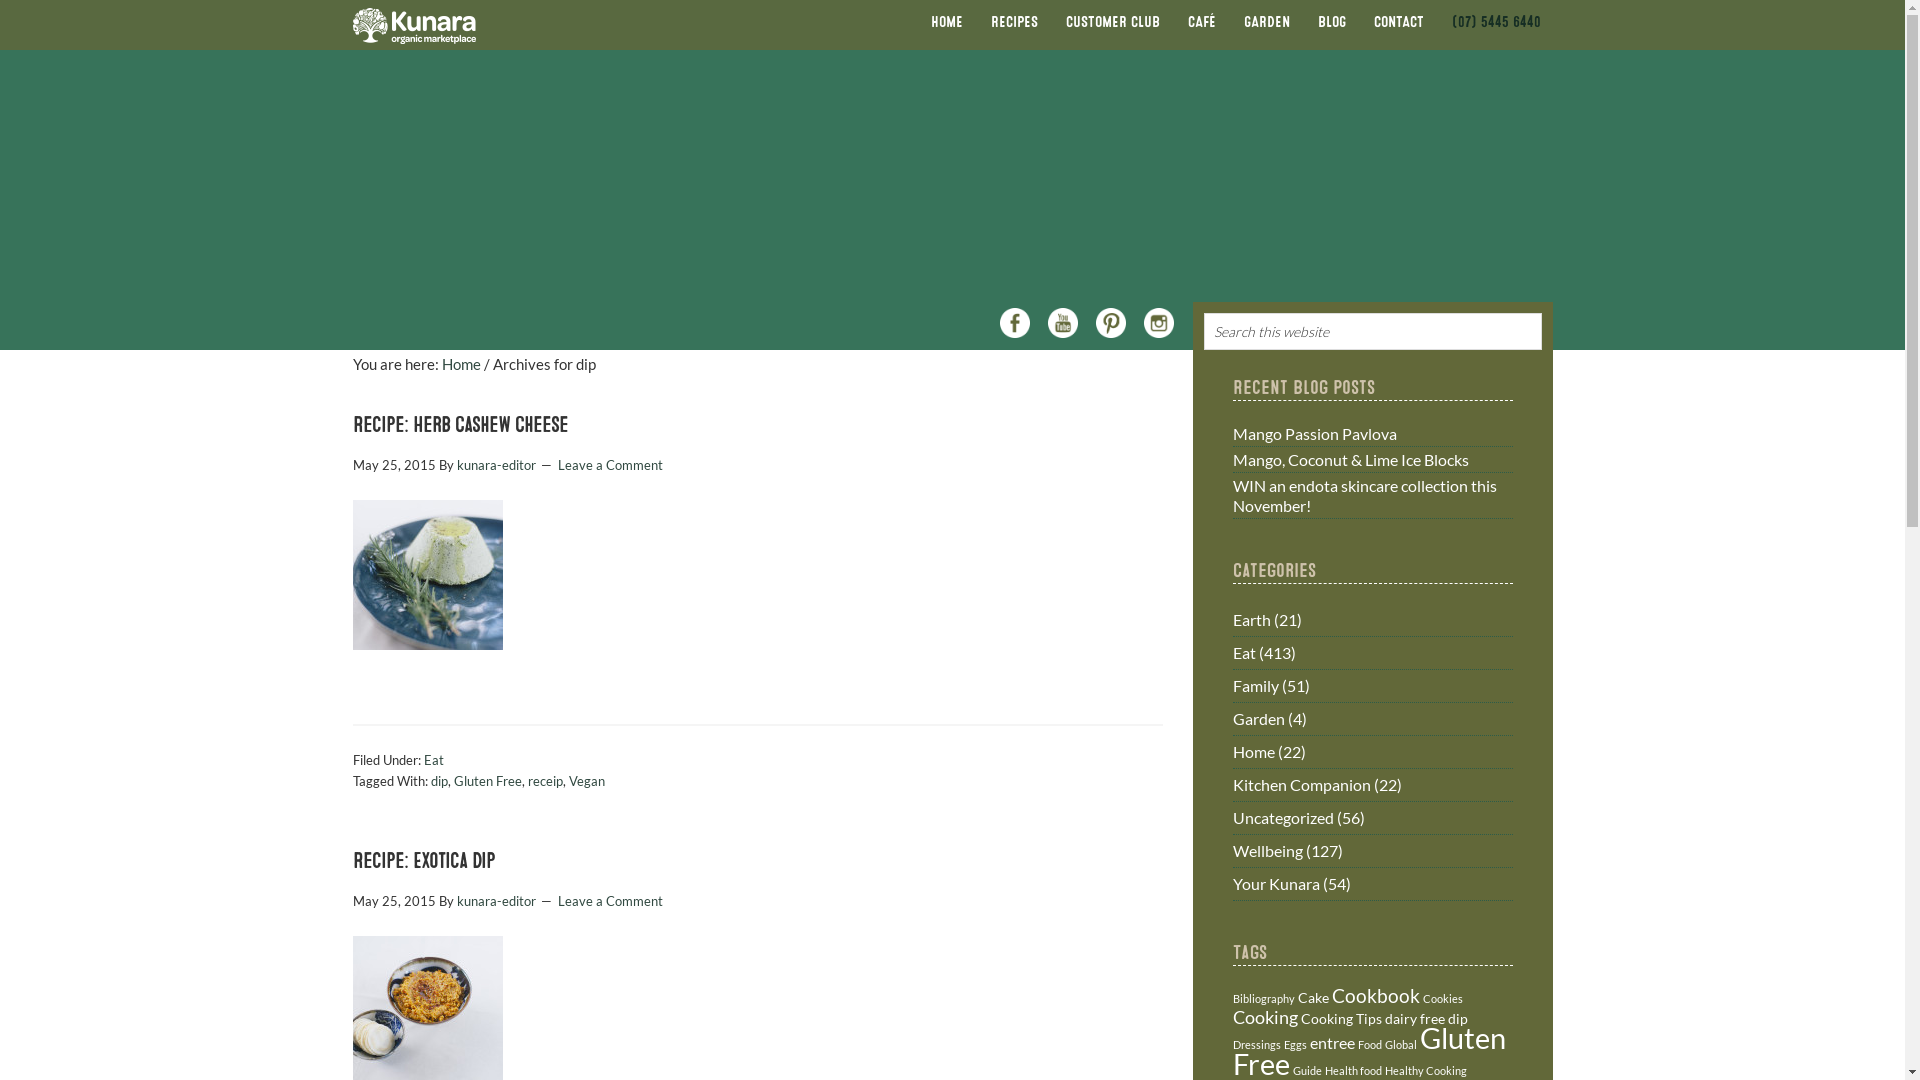 The image size is (1920, 1080). Describe the element at coordinates (1261, 998) in the screenshot. I see `'Bibliography'` at that location.